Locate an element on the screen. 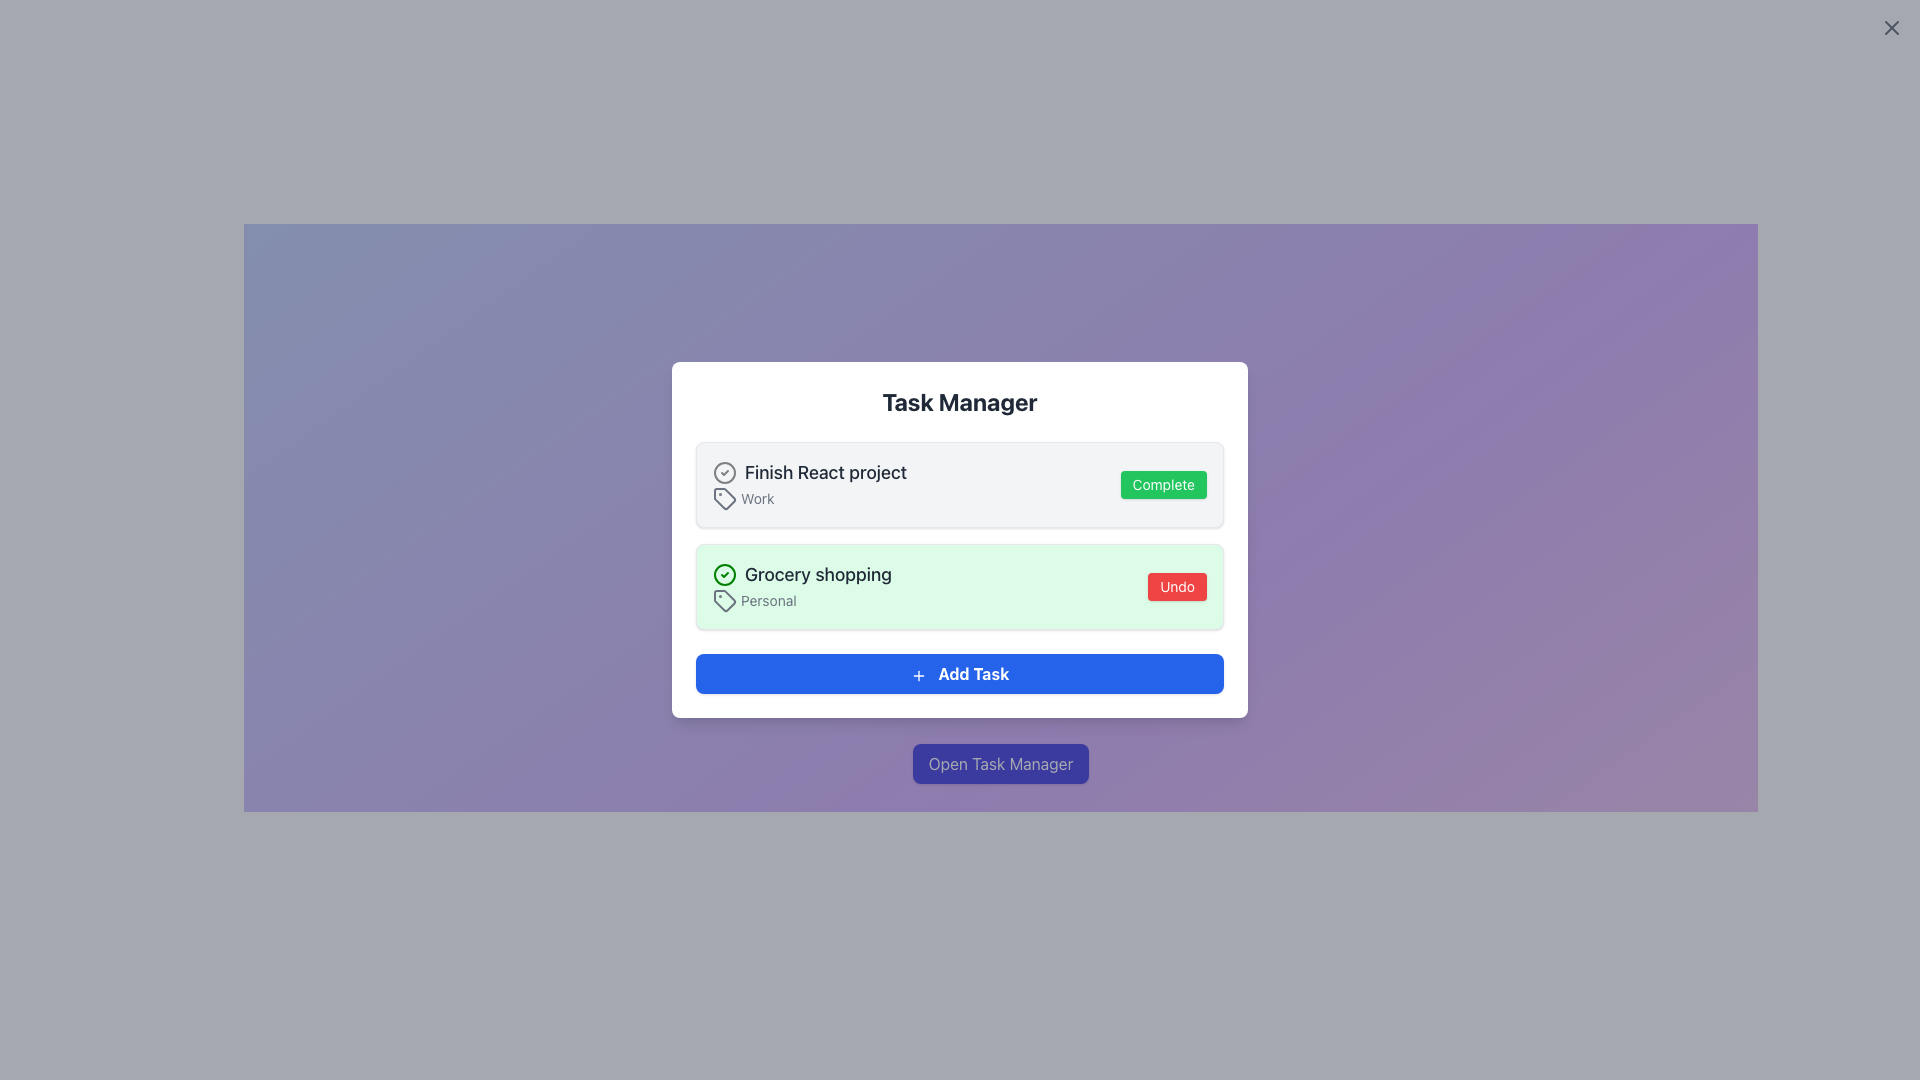 The width and height of the screenshot is (1920, 1080). the associated icon of the Label located beneath the 'Finish React project' task title in the first task card of the 'Task Manager' application is located at coordinates (810, 497).